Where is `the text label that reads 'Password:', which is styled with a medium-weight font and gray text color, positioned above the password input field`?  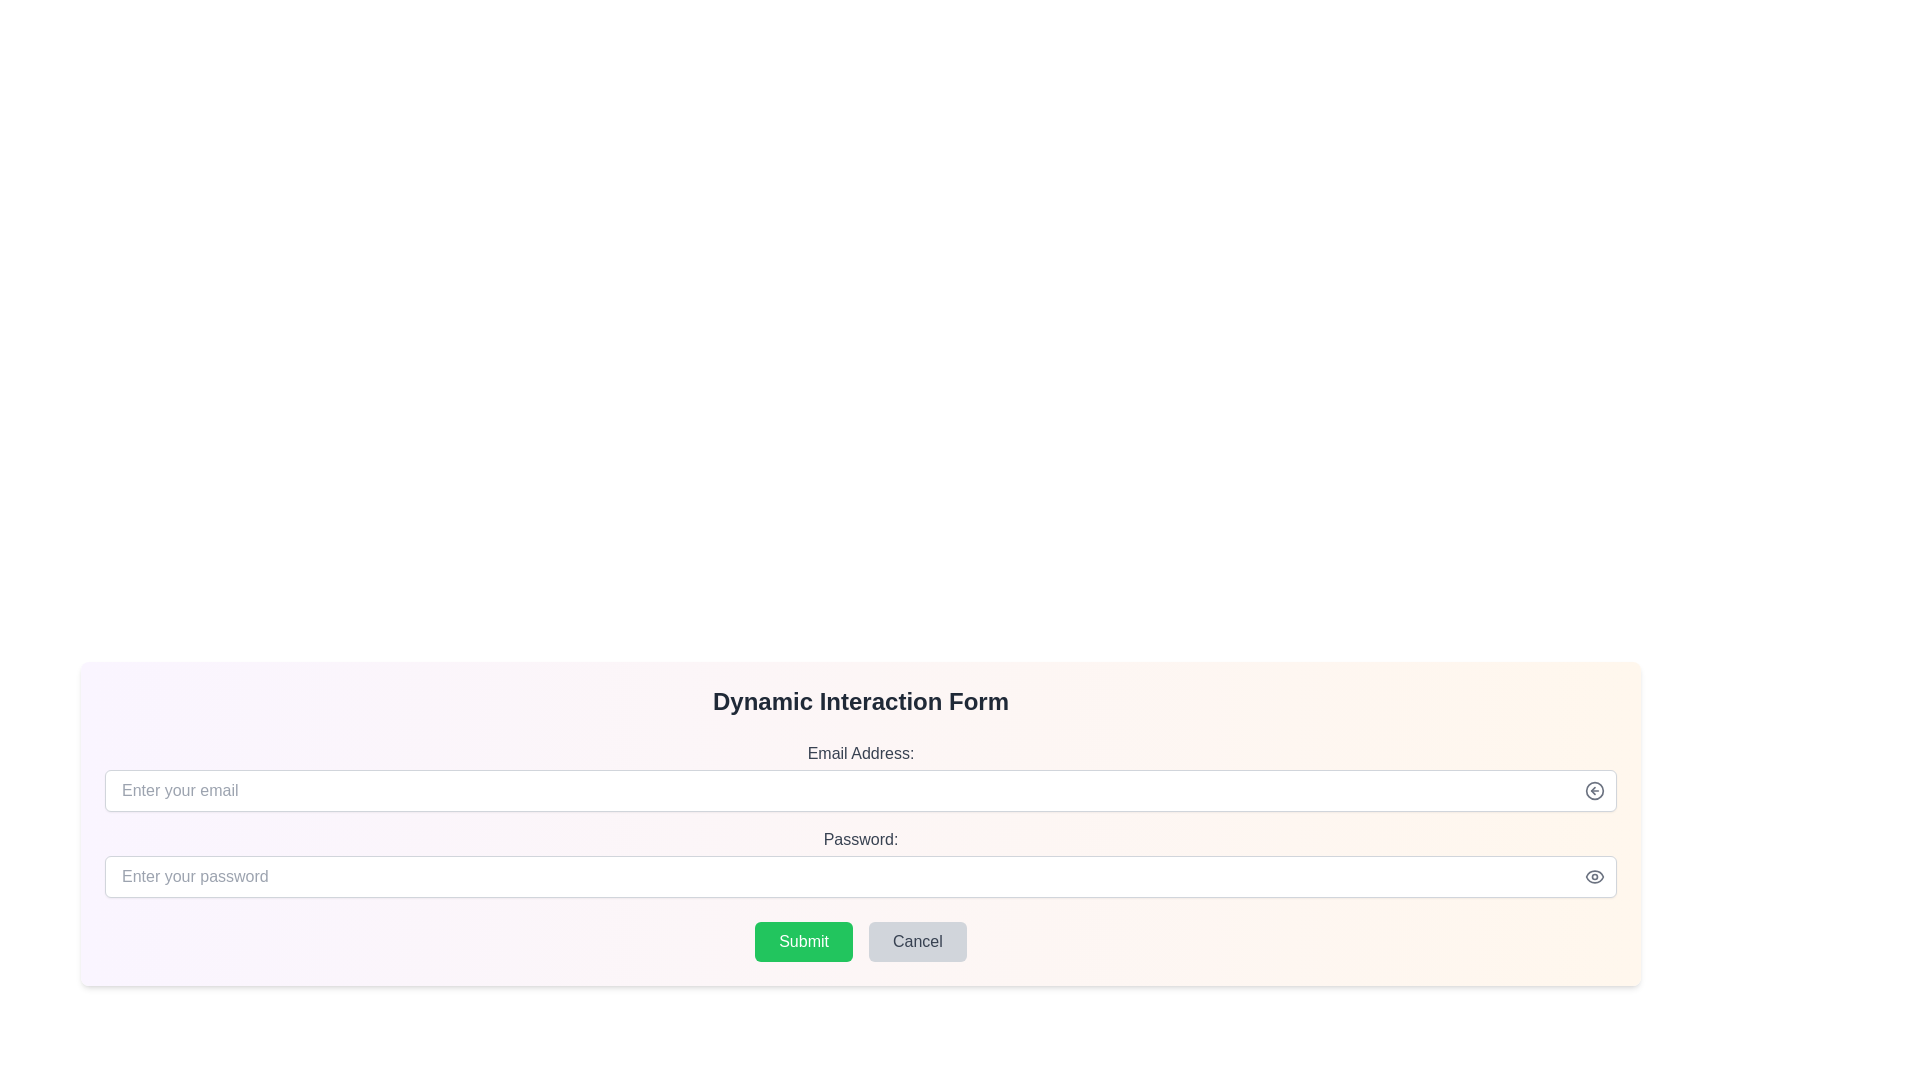
the text label that reads 'Password:', which is styled with a medium-weight font and gray text color, positioned above the password input field is located at coordinates (860, 840).